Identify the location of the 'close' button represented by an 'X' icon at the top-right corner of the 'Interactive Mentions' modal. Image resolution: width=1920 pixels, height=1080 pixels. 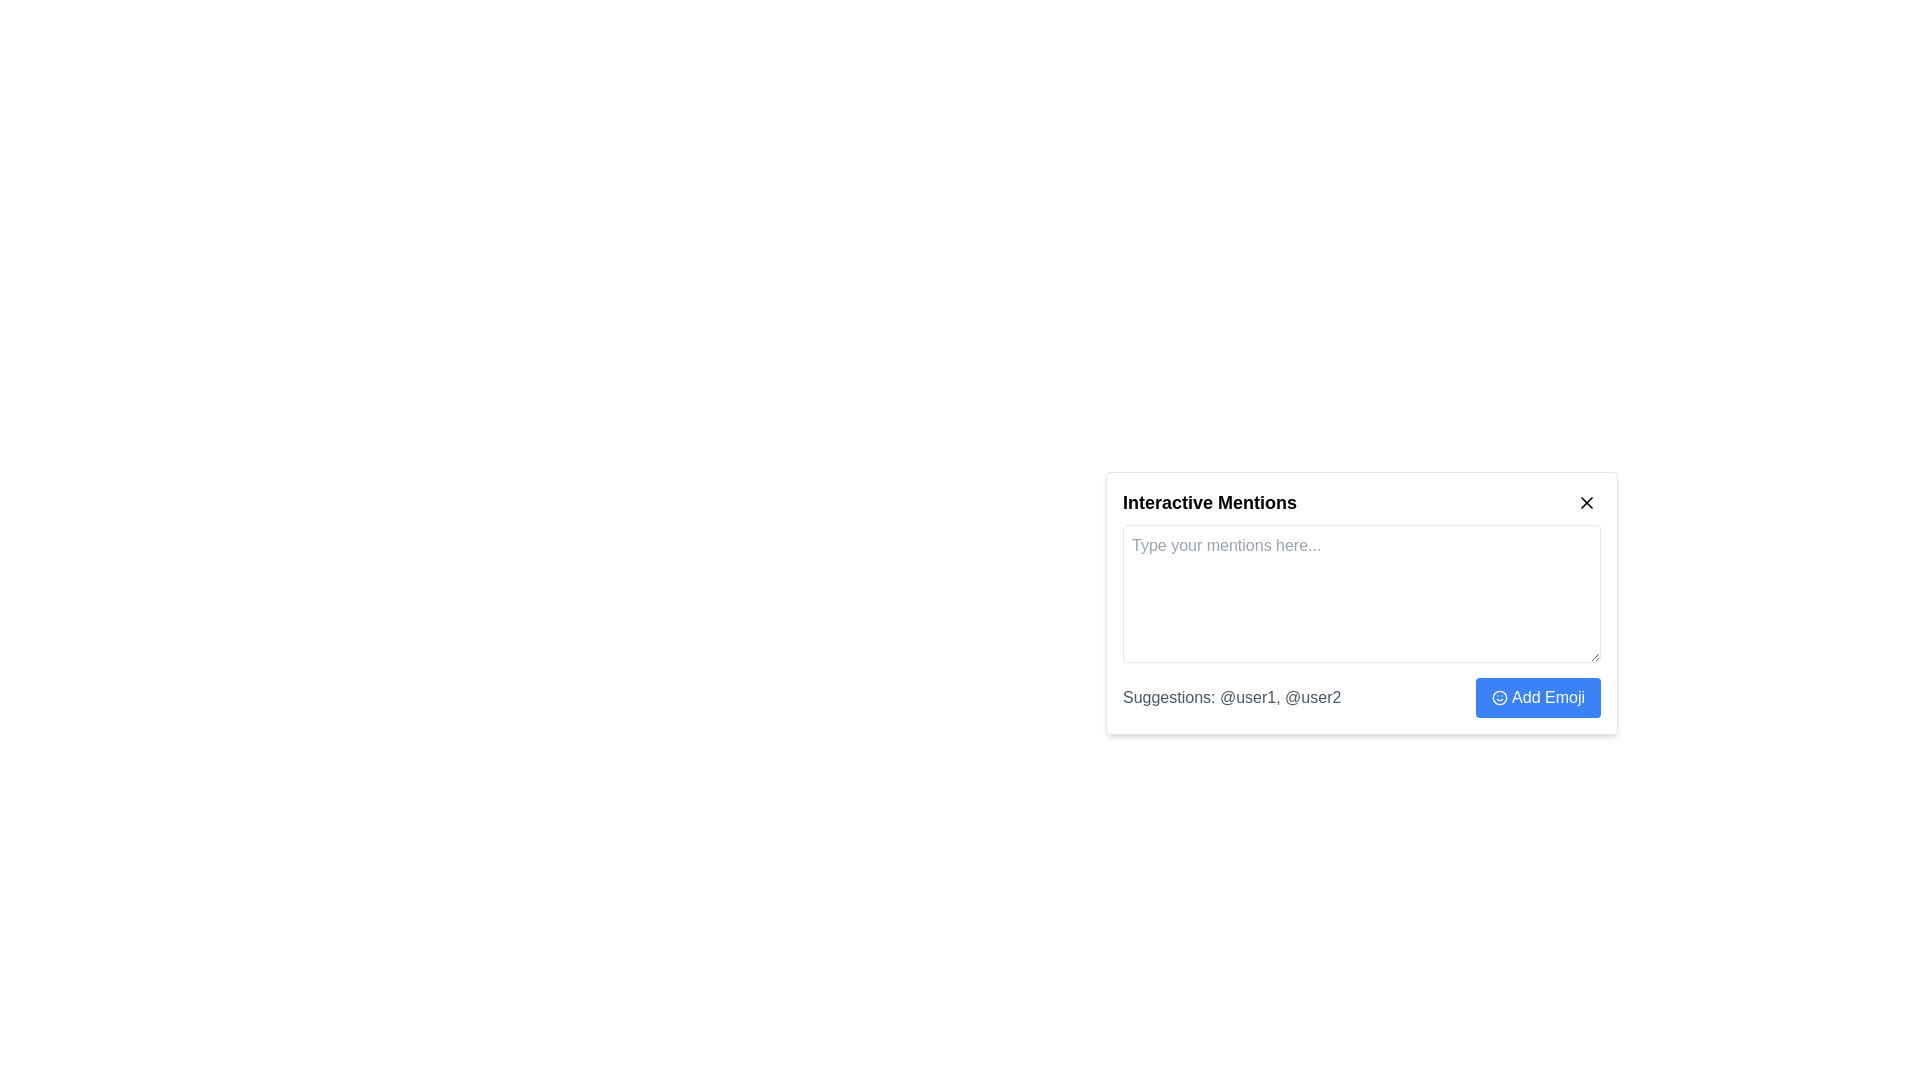
(1586, 501).